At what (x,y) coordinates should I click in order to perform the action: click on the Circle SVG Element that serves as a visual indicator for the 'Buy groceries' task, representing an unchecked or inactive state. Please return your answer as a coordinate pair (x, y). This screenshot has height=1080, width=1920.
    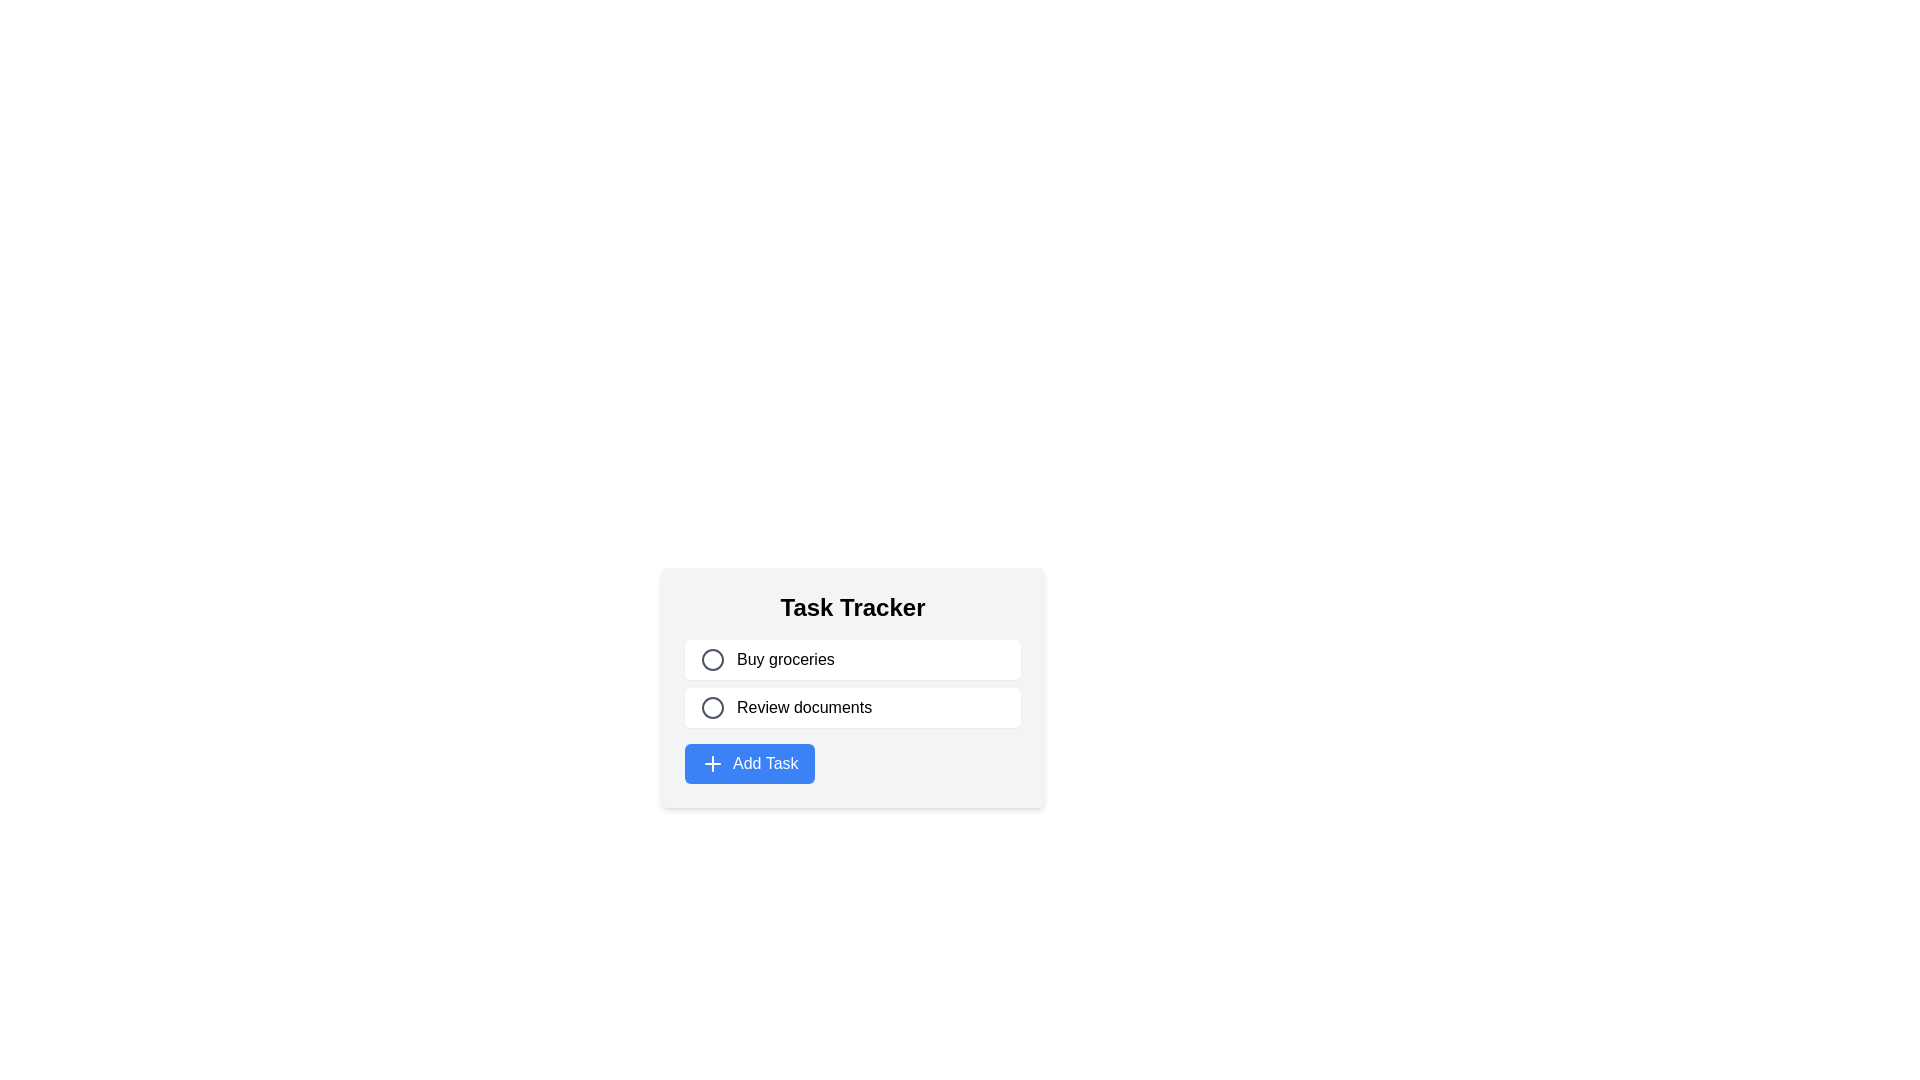
    Looking at the image, I should click on (713, 659).